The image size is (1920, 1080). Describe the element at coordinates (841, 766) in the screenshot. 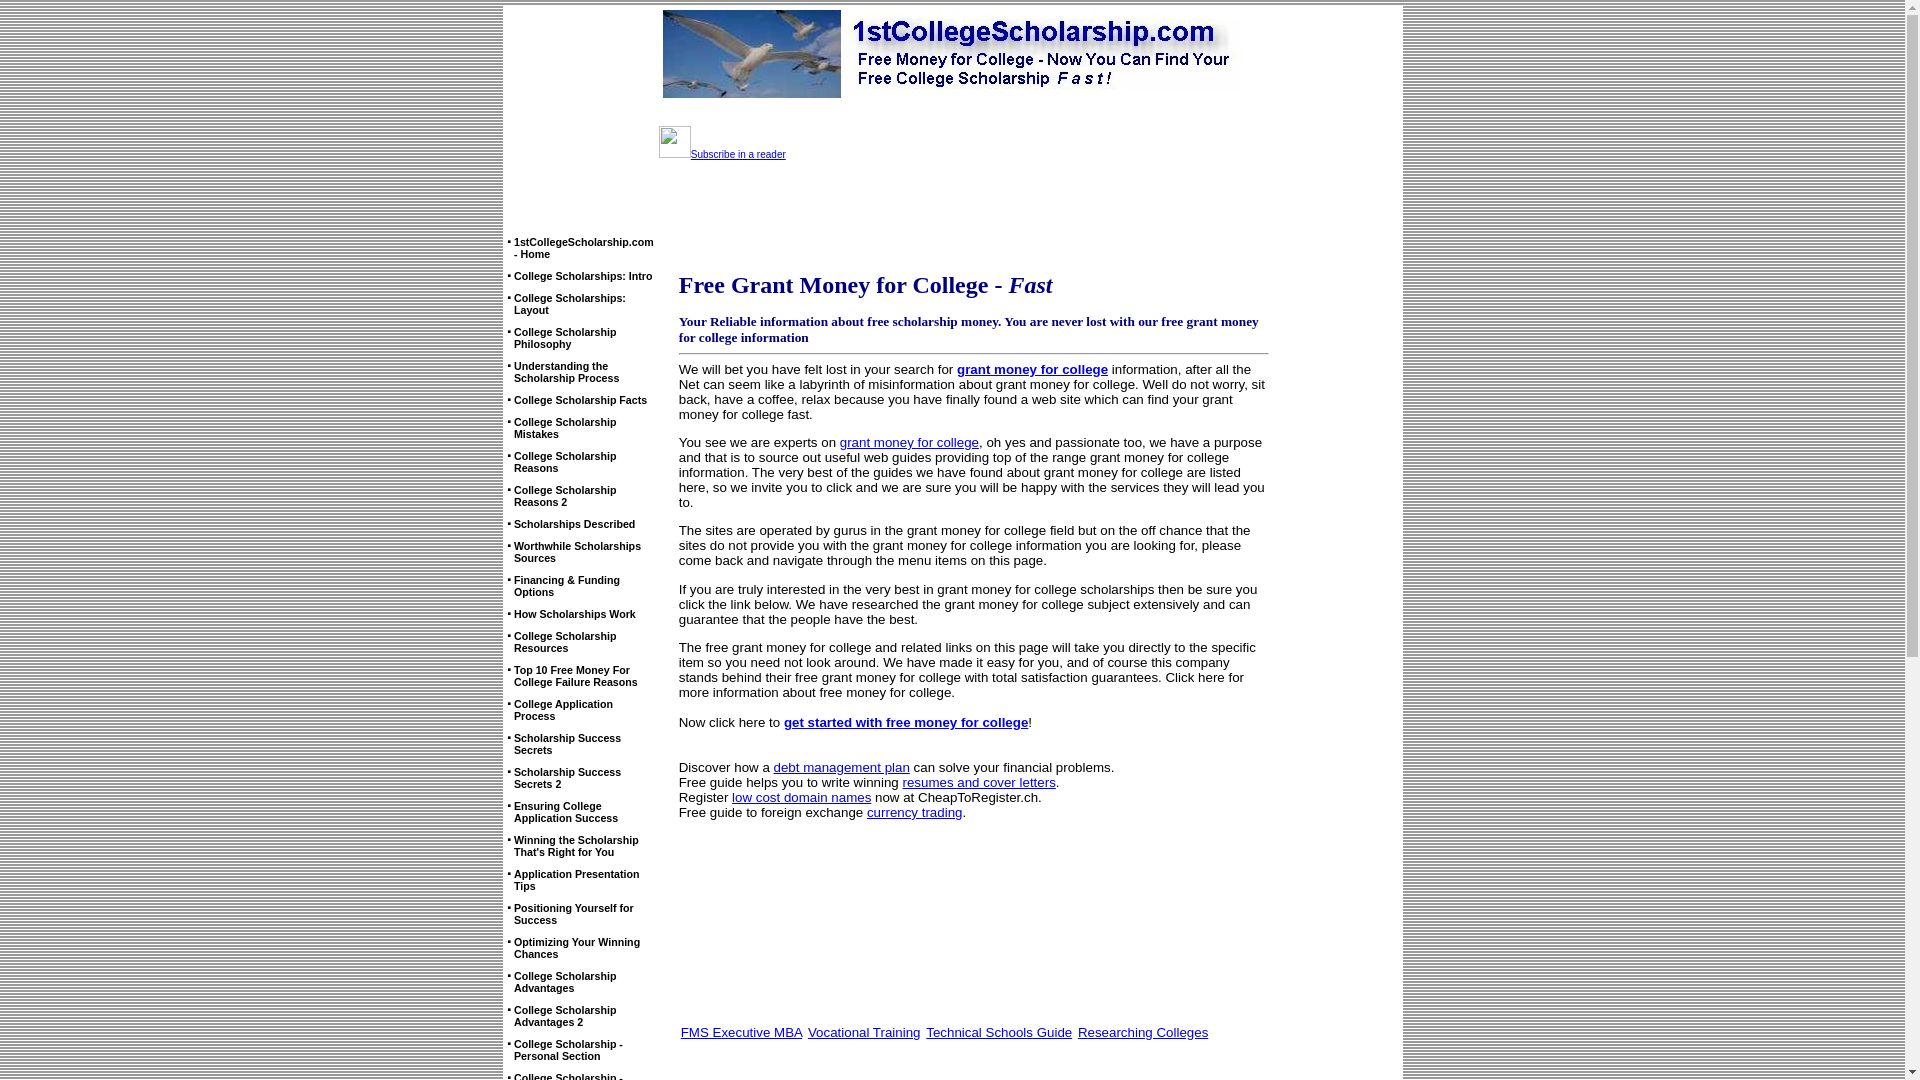

I see `'debt management plan'` at that location.